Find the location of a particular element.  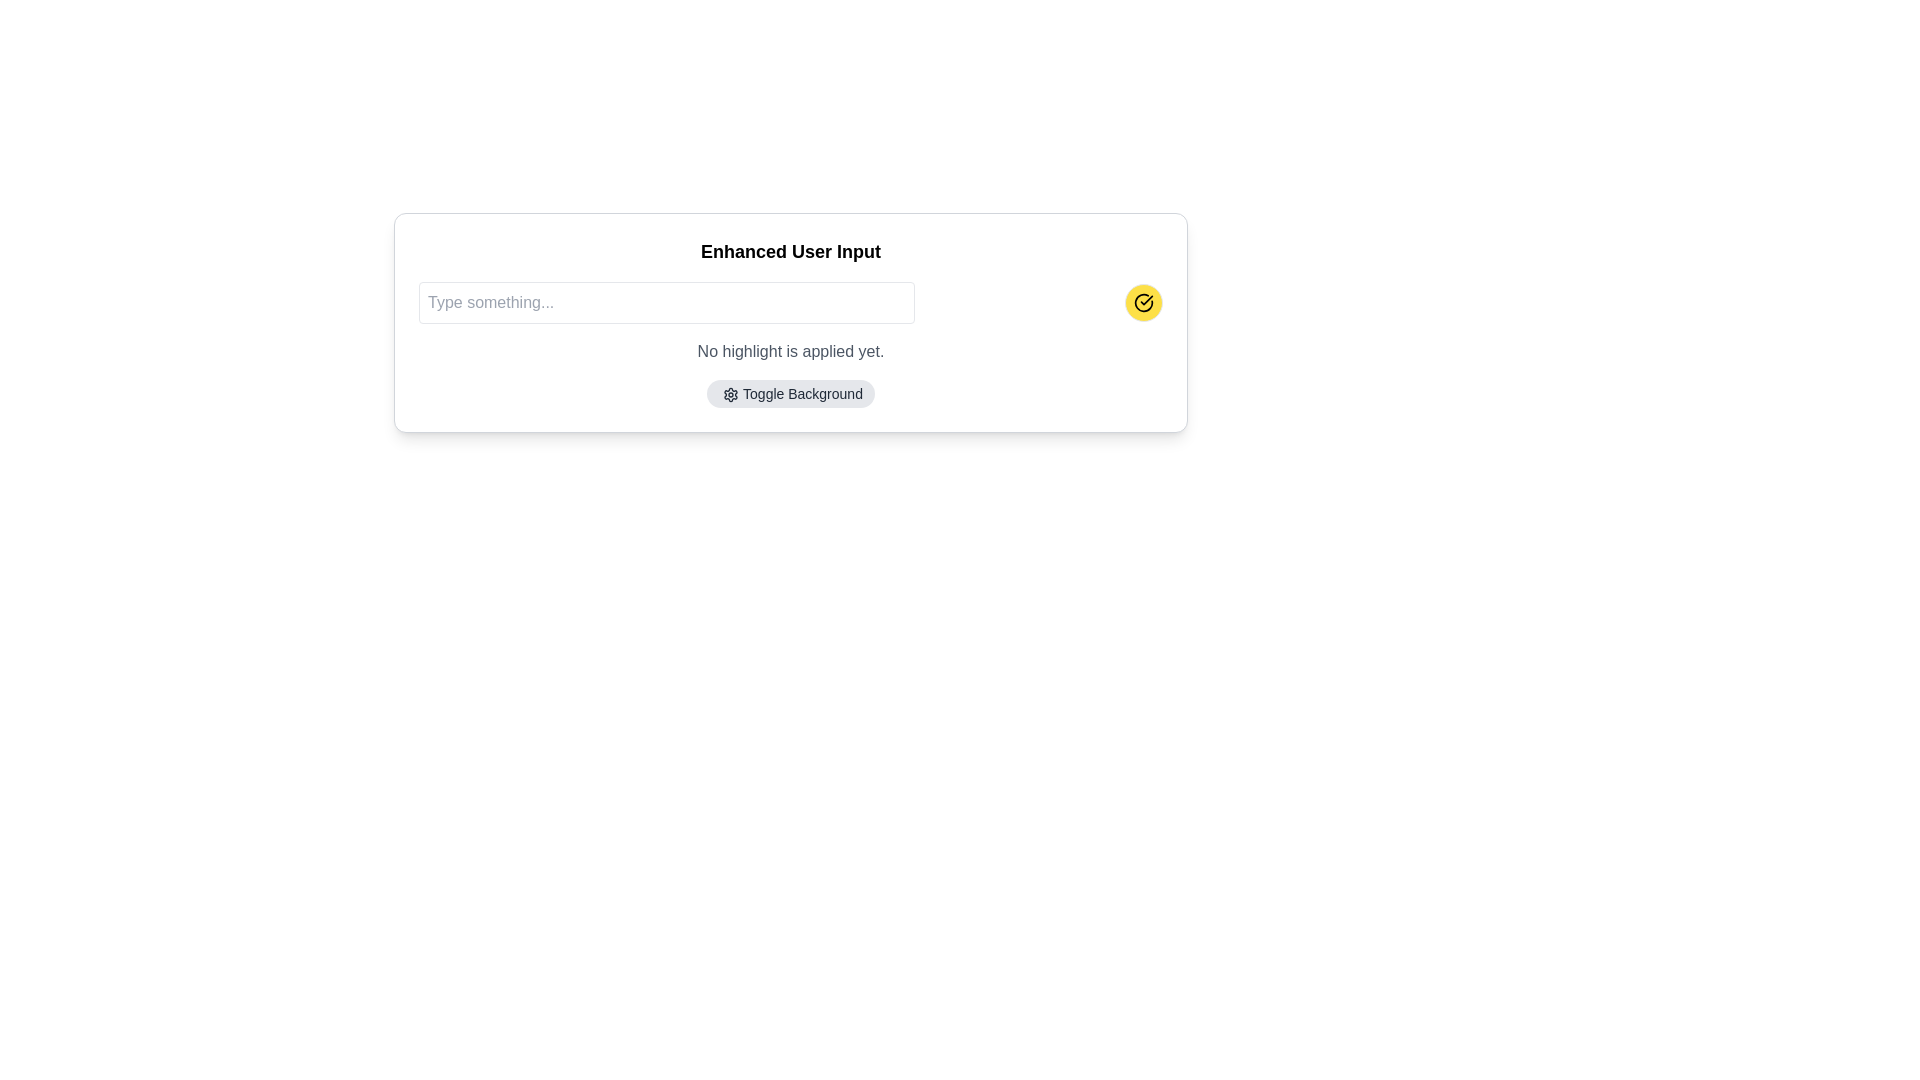

the text label that reads 'No highlight is applied yet.', which is styled in light gray color and located underneath the 'Type something...' input box is located at coordinates (790, 350).